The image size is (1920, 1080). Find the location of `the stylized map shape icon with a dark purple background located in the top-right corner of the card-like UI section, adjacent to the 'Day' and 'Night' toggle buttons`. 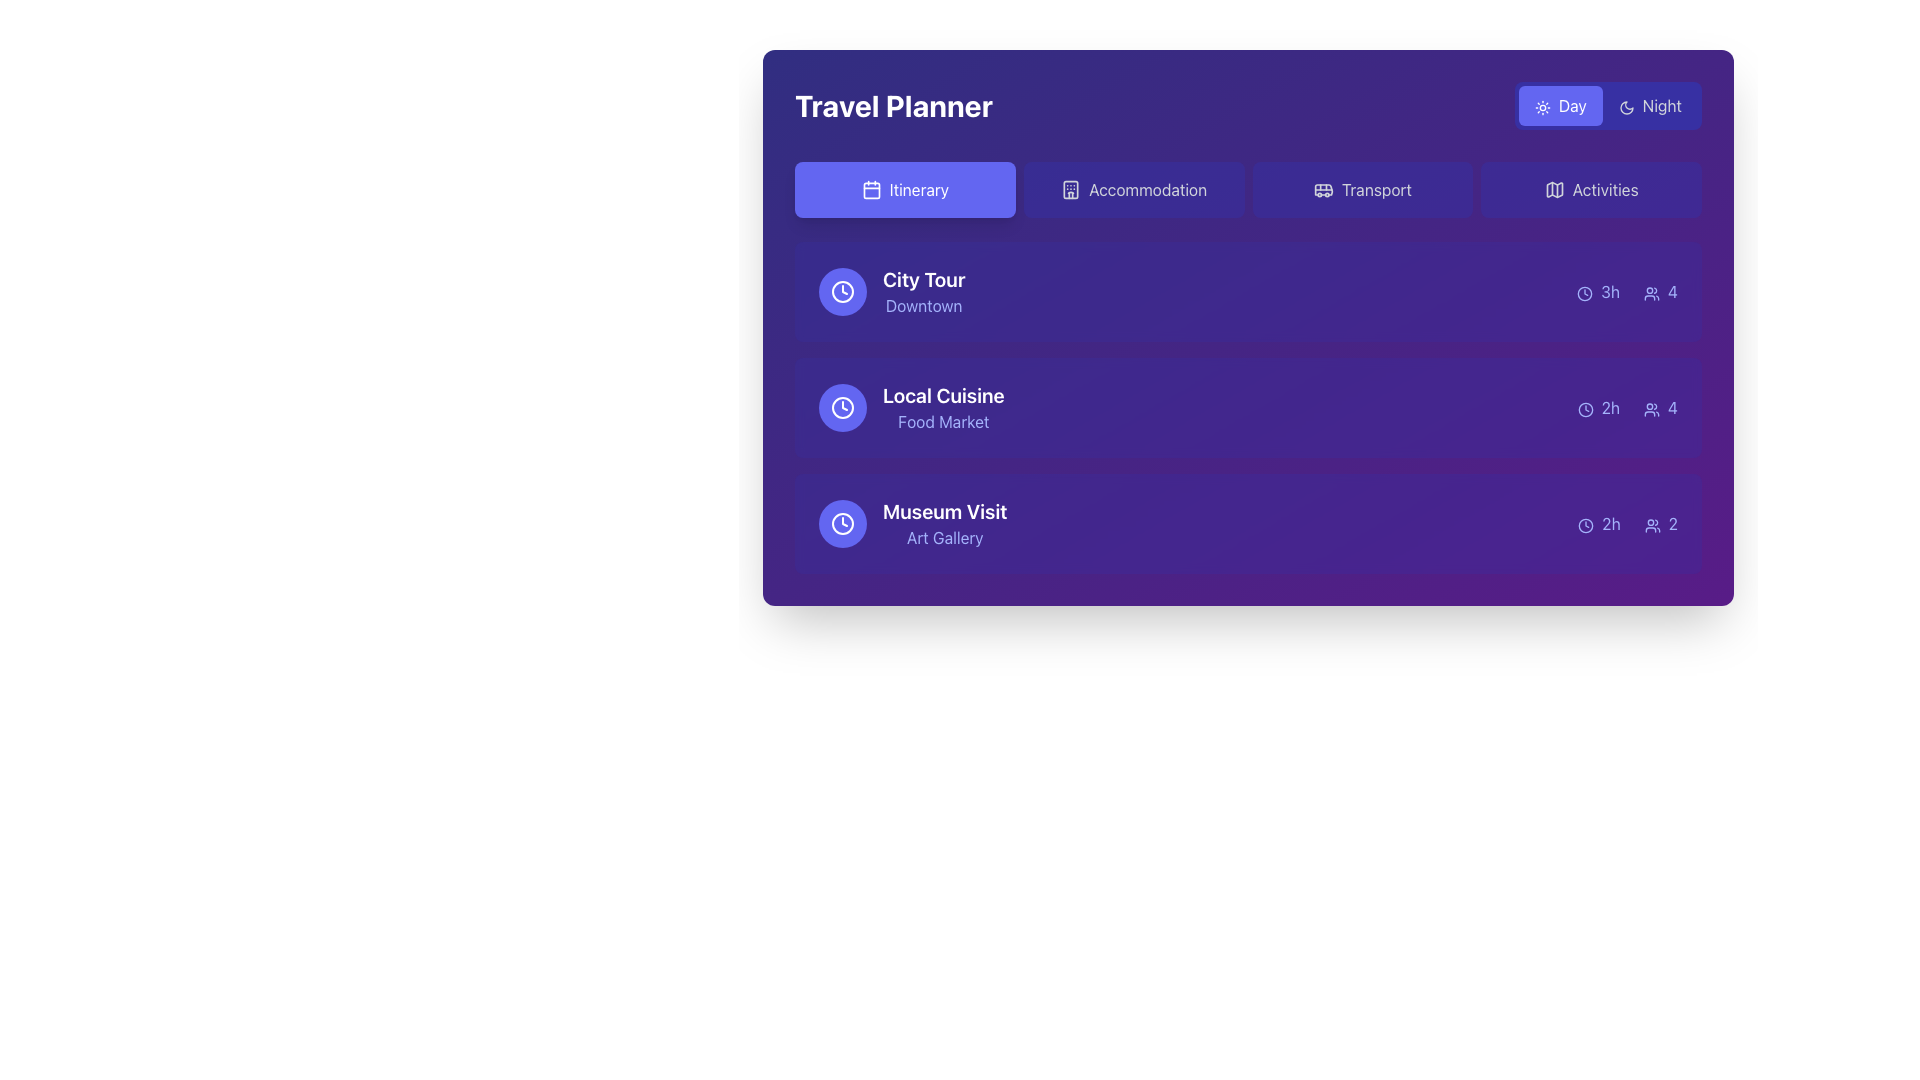

the stylized map shape icon with a dark purple background located in the top-right corner of the card-like UI section, adjacent to the 'Day' and 'Night' toggle buttons is located at coordinates (1553, 189).